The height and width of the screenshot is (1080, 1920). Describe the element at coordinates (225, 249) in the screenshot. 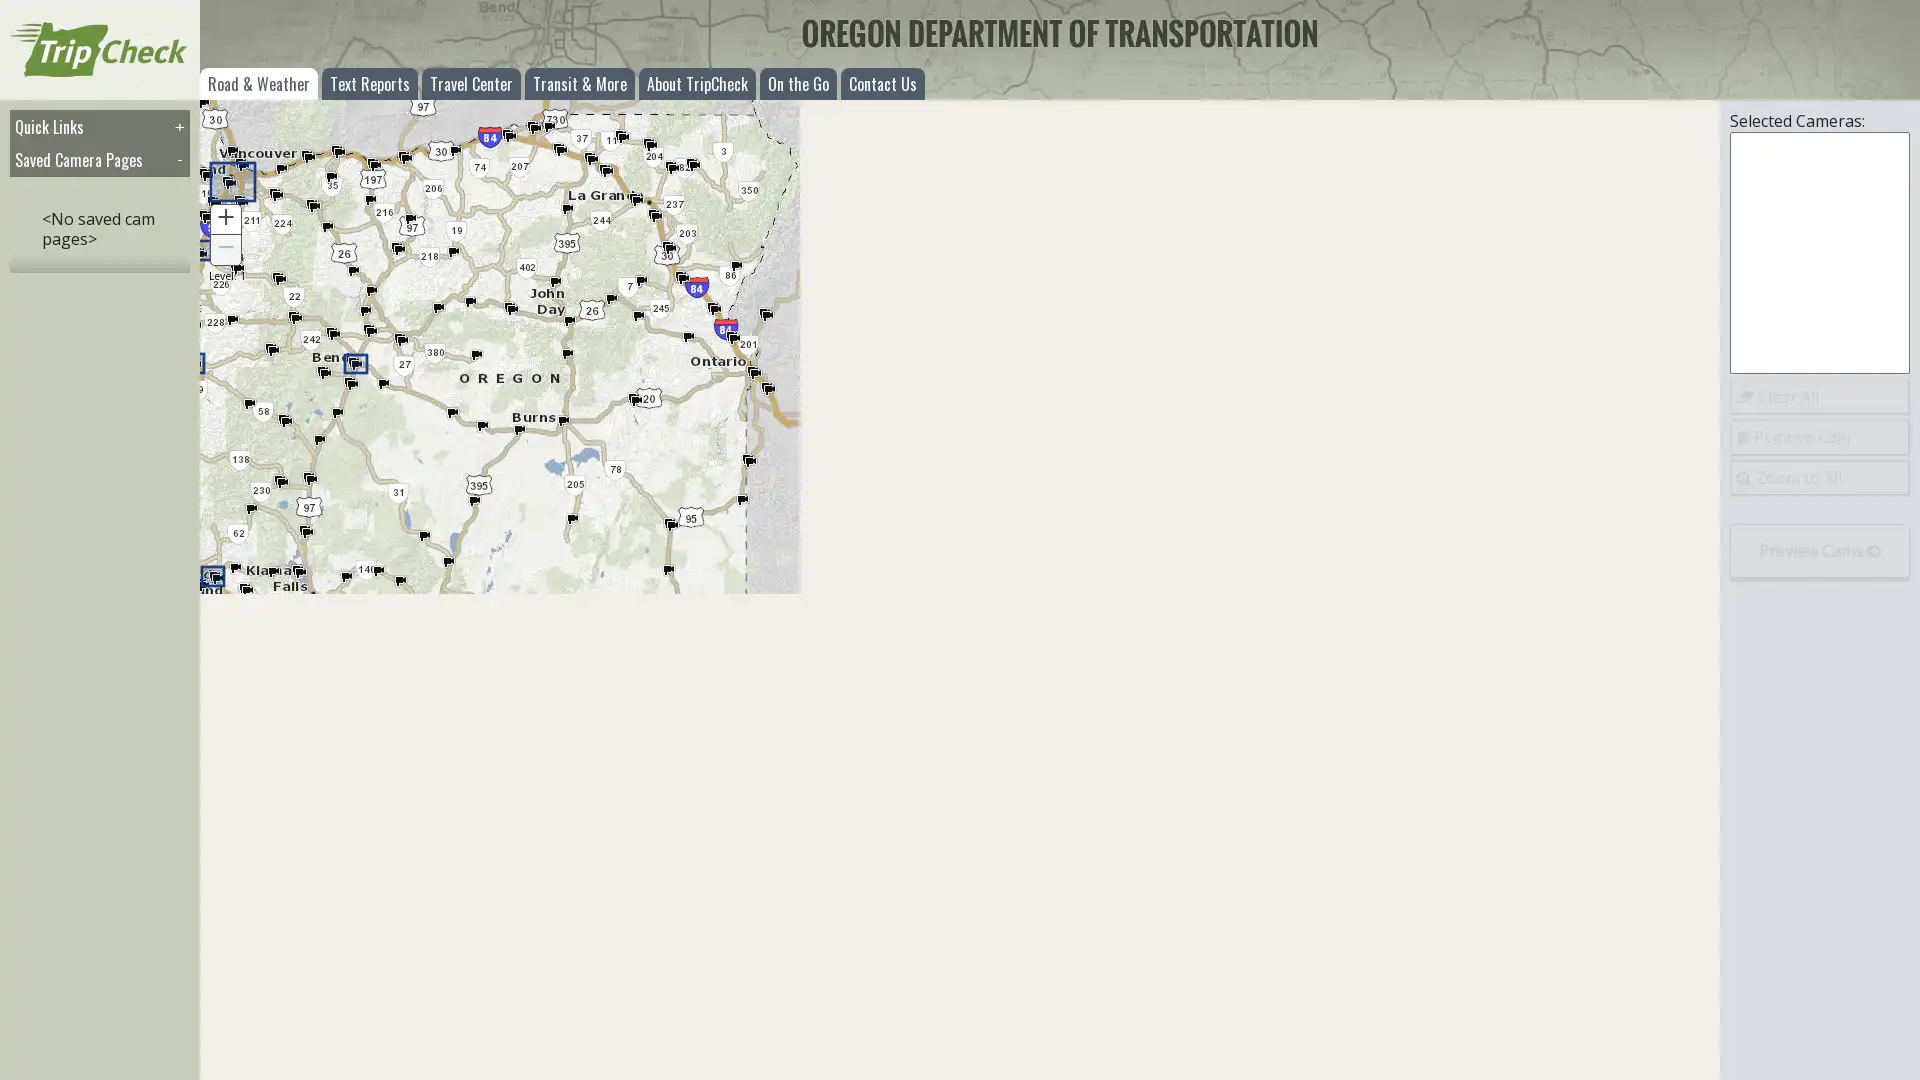

I see `Zoom Out` at that location.